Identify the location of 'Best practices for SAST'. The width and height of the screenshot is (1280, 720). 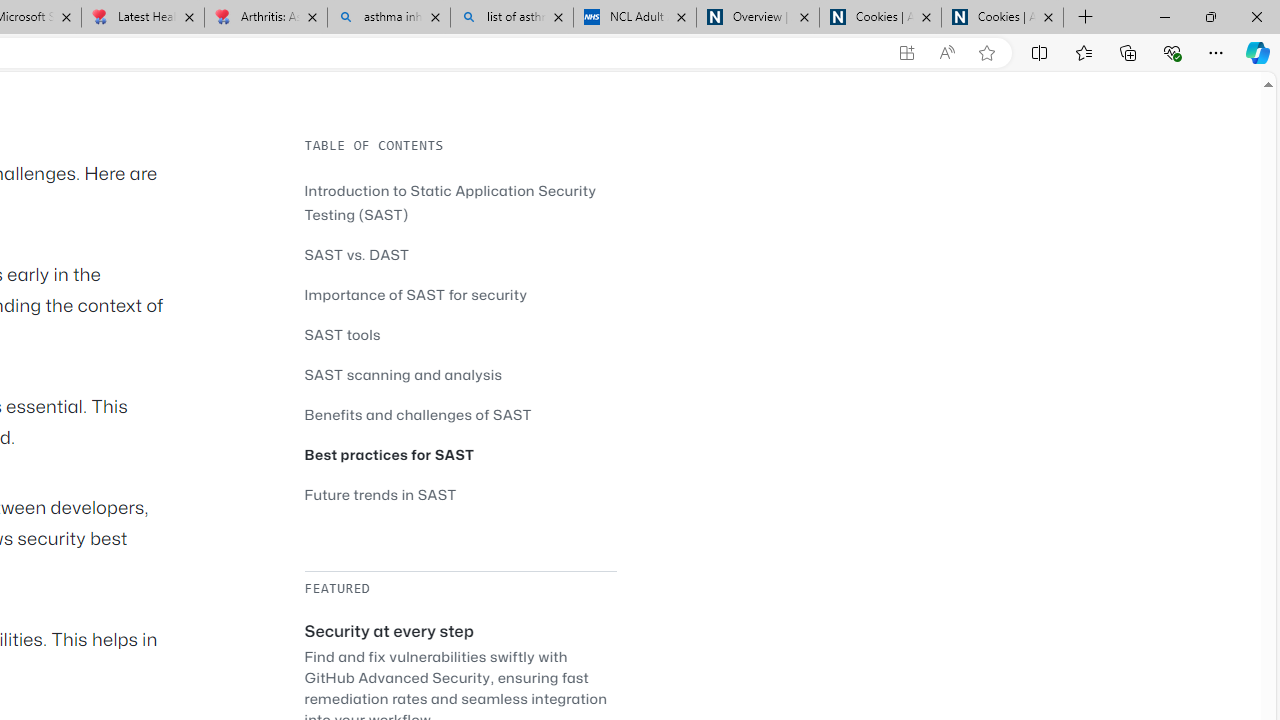
(389, 454).